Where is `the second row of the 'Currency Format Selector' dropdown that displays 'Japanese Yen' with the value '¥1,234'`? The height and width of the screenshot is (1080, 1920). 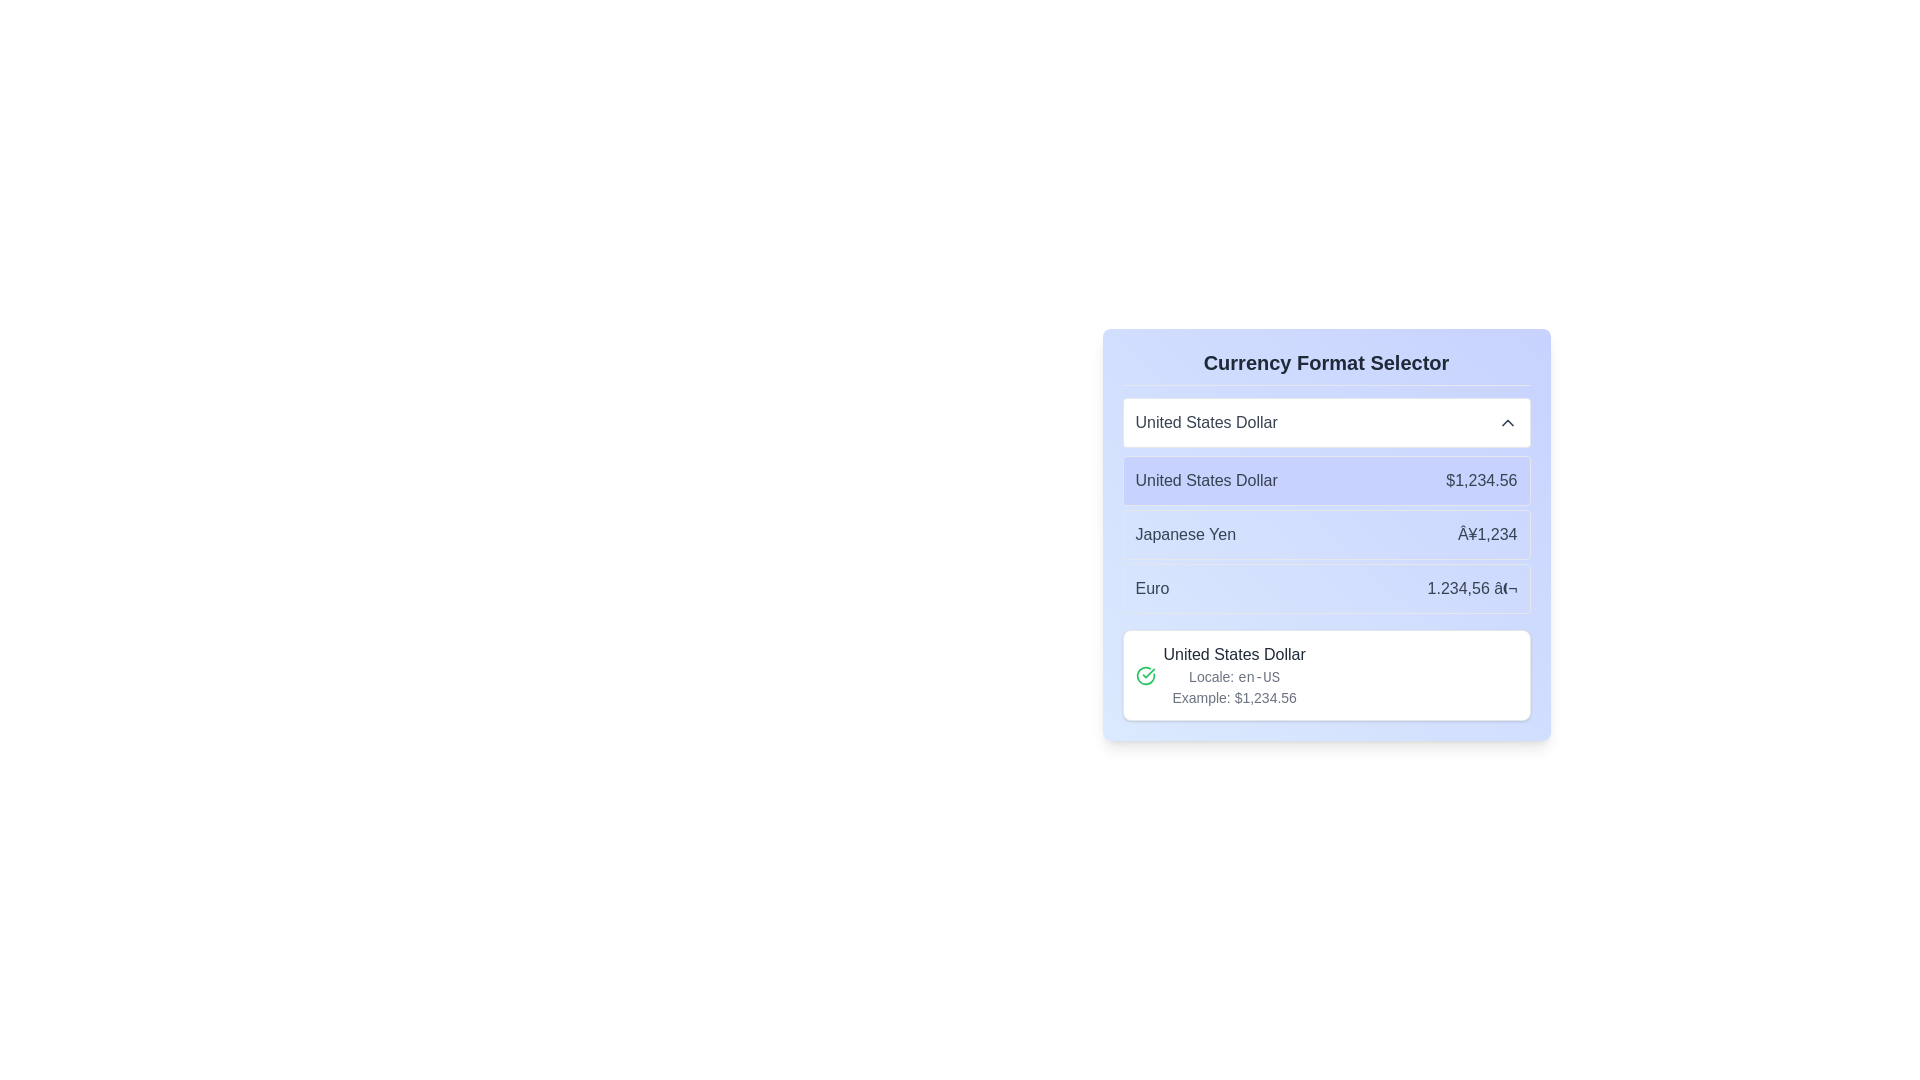
the second row of the 'Currency Format Selector' dropdown that displays 'Japanese Yen' with the value '¥1,234' is located at coordinates (1326, 534).